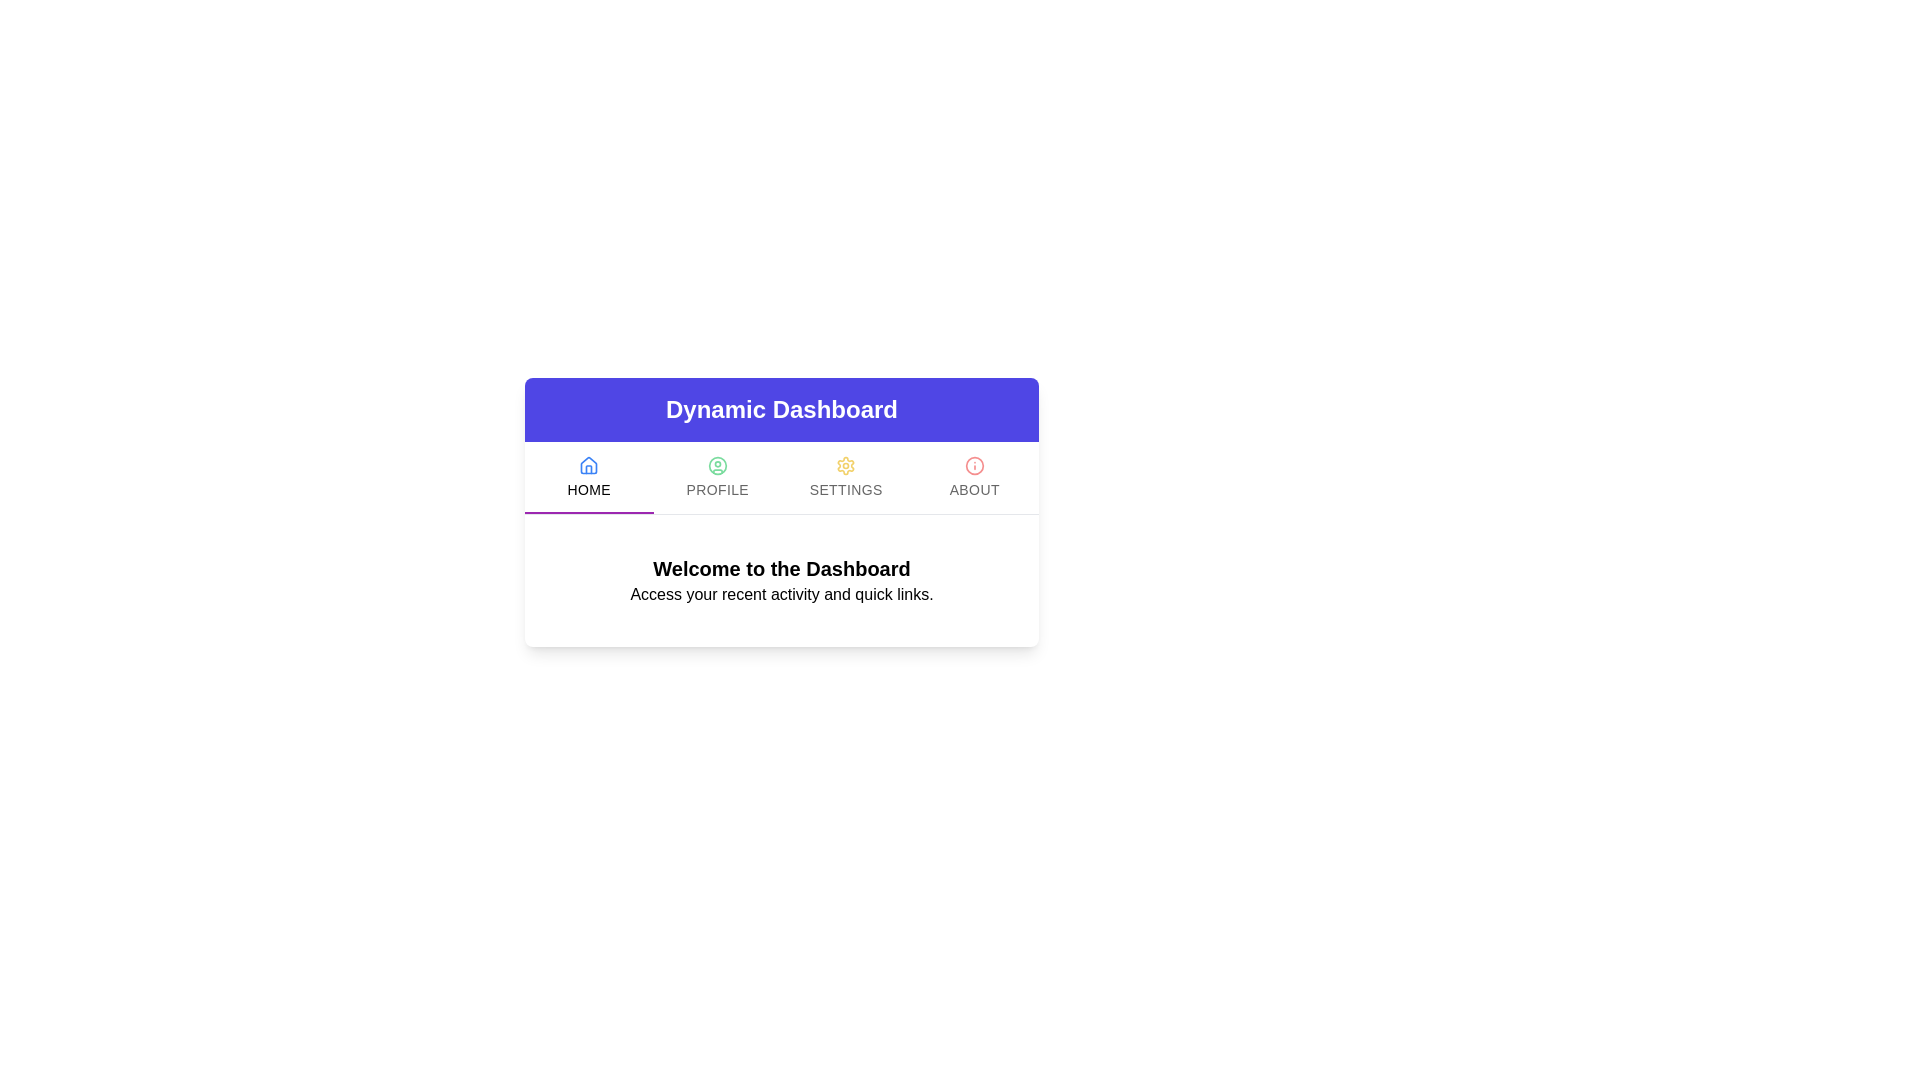 The width and height of the screenshot is (1920, 1080). I want to click on the 'Home' tab in the Tabs navigation bar, so click(781, 478).